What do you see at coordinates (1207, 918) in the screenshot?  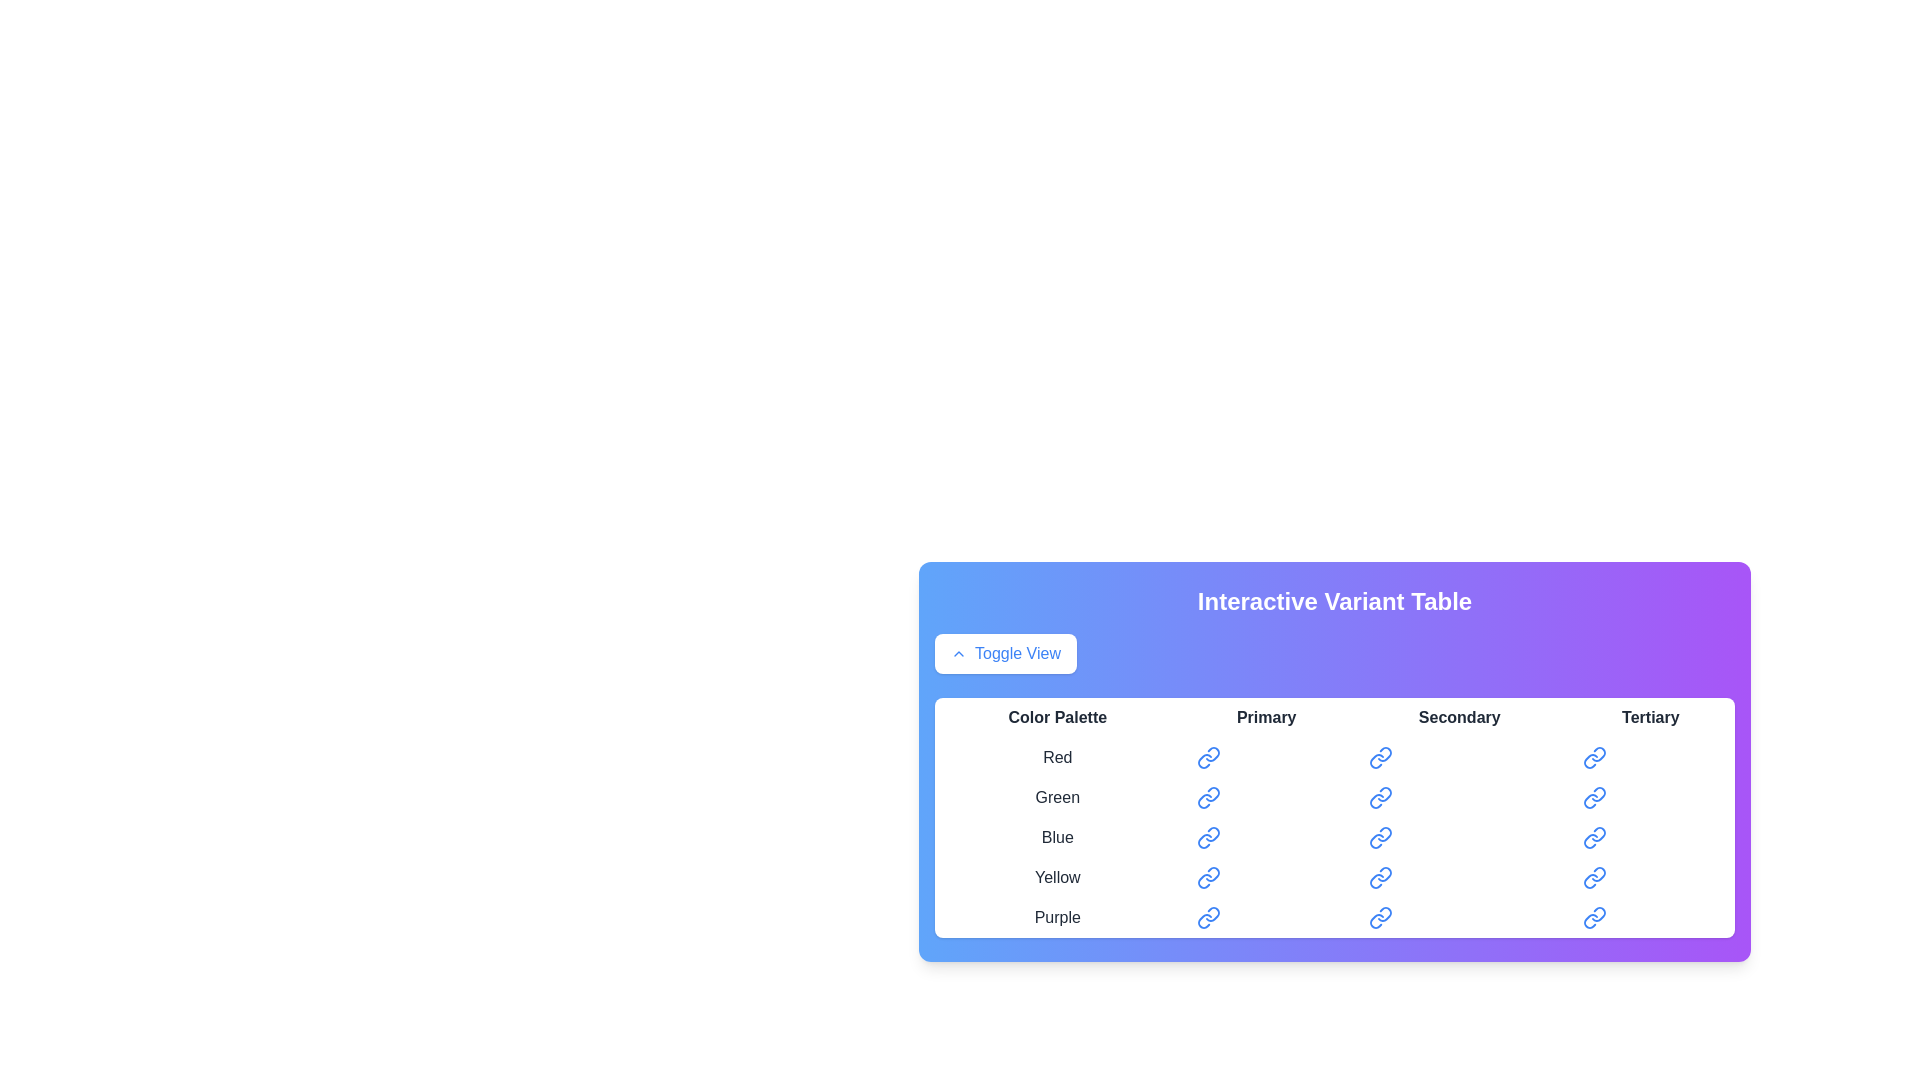 I see `the blue link icon resembling a chain link in the last row of the 'Primary' column under the 'Purple' label in the 'Interactive Variant Table'` at bounding box center [1207, 918].